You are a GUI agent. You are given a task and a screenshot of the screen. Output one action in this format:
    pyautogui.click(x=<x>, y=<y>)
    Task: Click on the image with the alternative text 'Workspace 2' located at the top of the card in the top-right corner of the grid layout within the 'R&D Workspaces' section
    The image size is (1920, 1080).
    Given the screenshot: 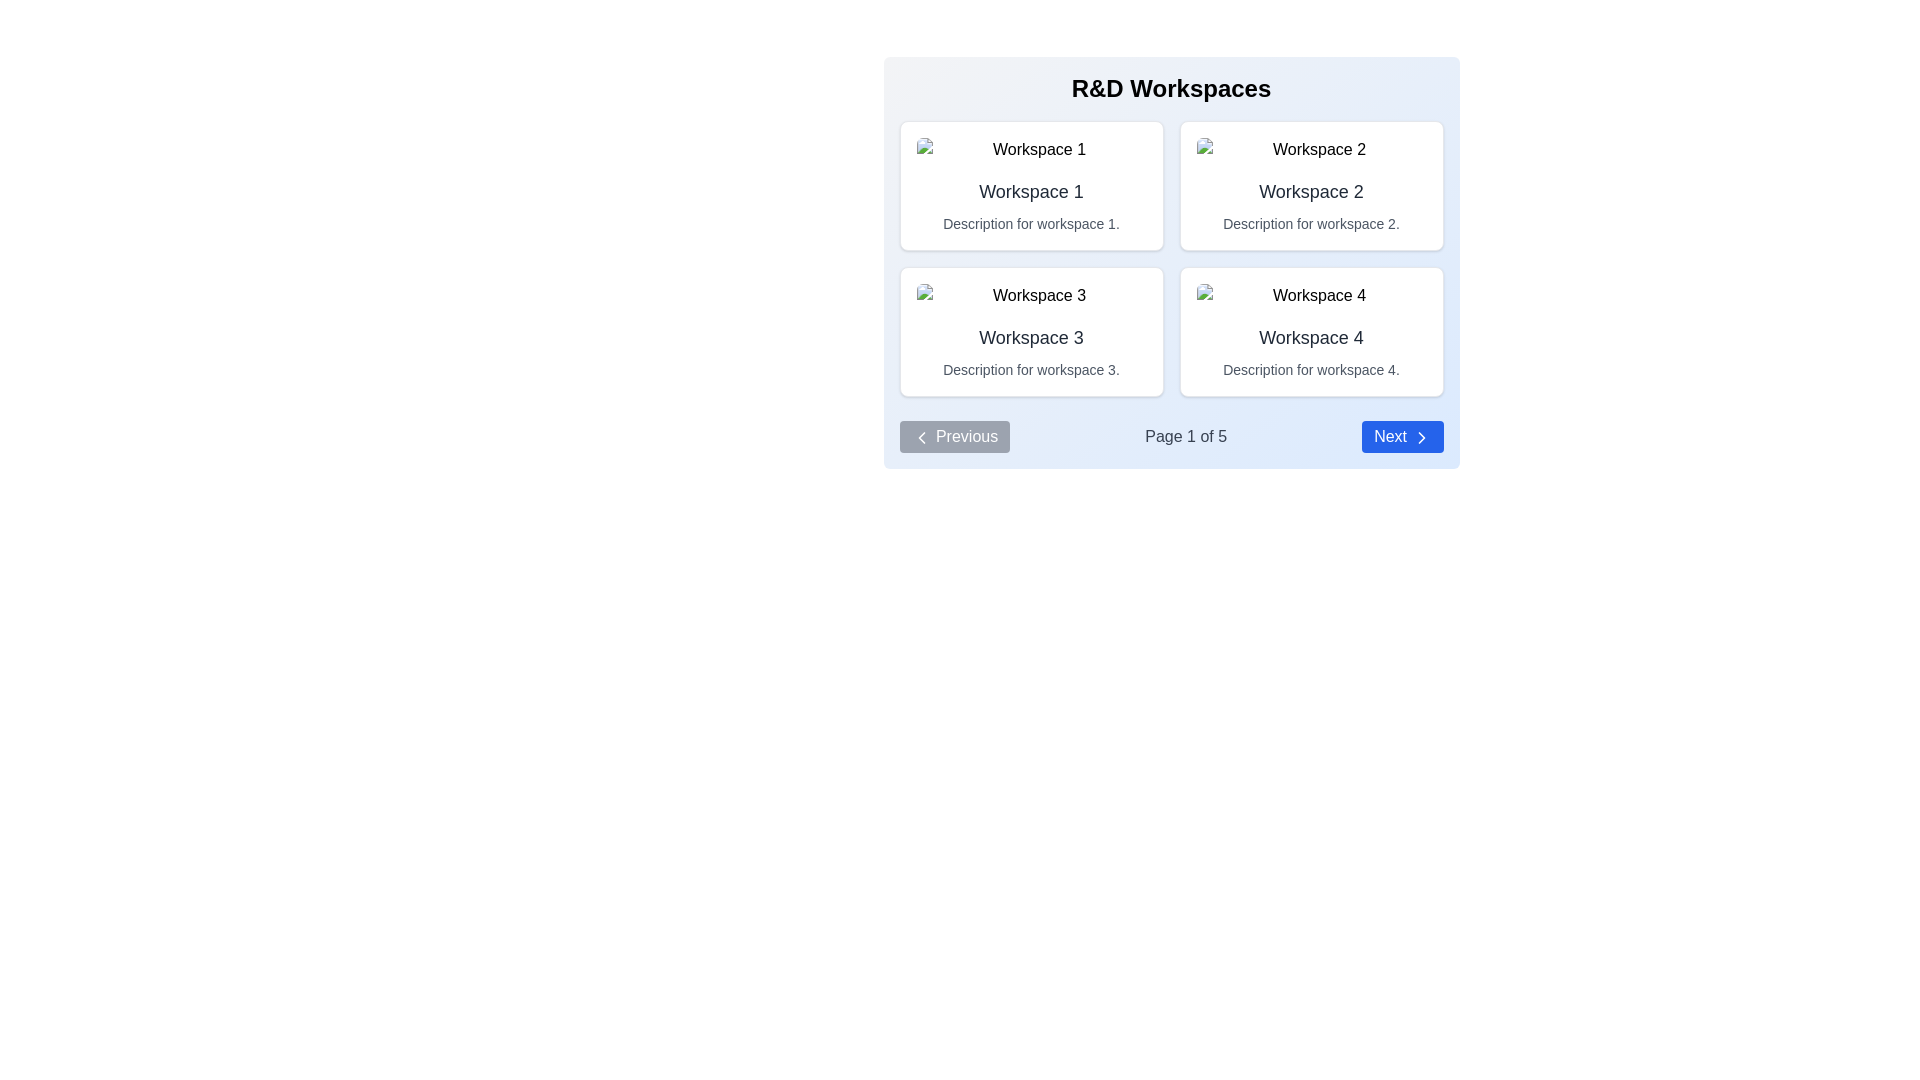 What is the action you would take?
    pyautogui.click(x=1311, y=149)
    